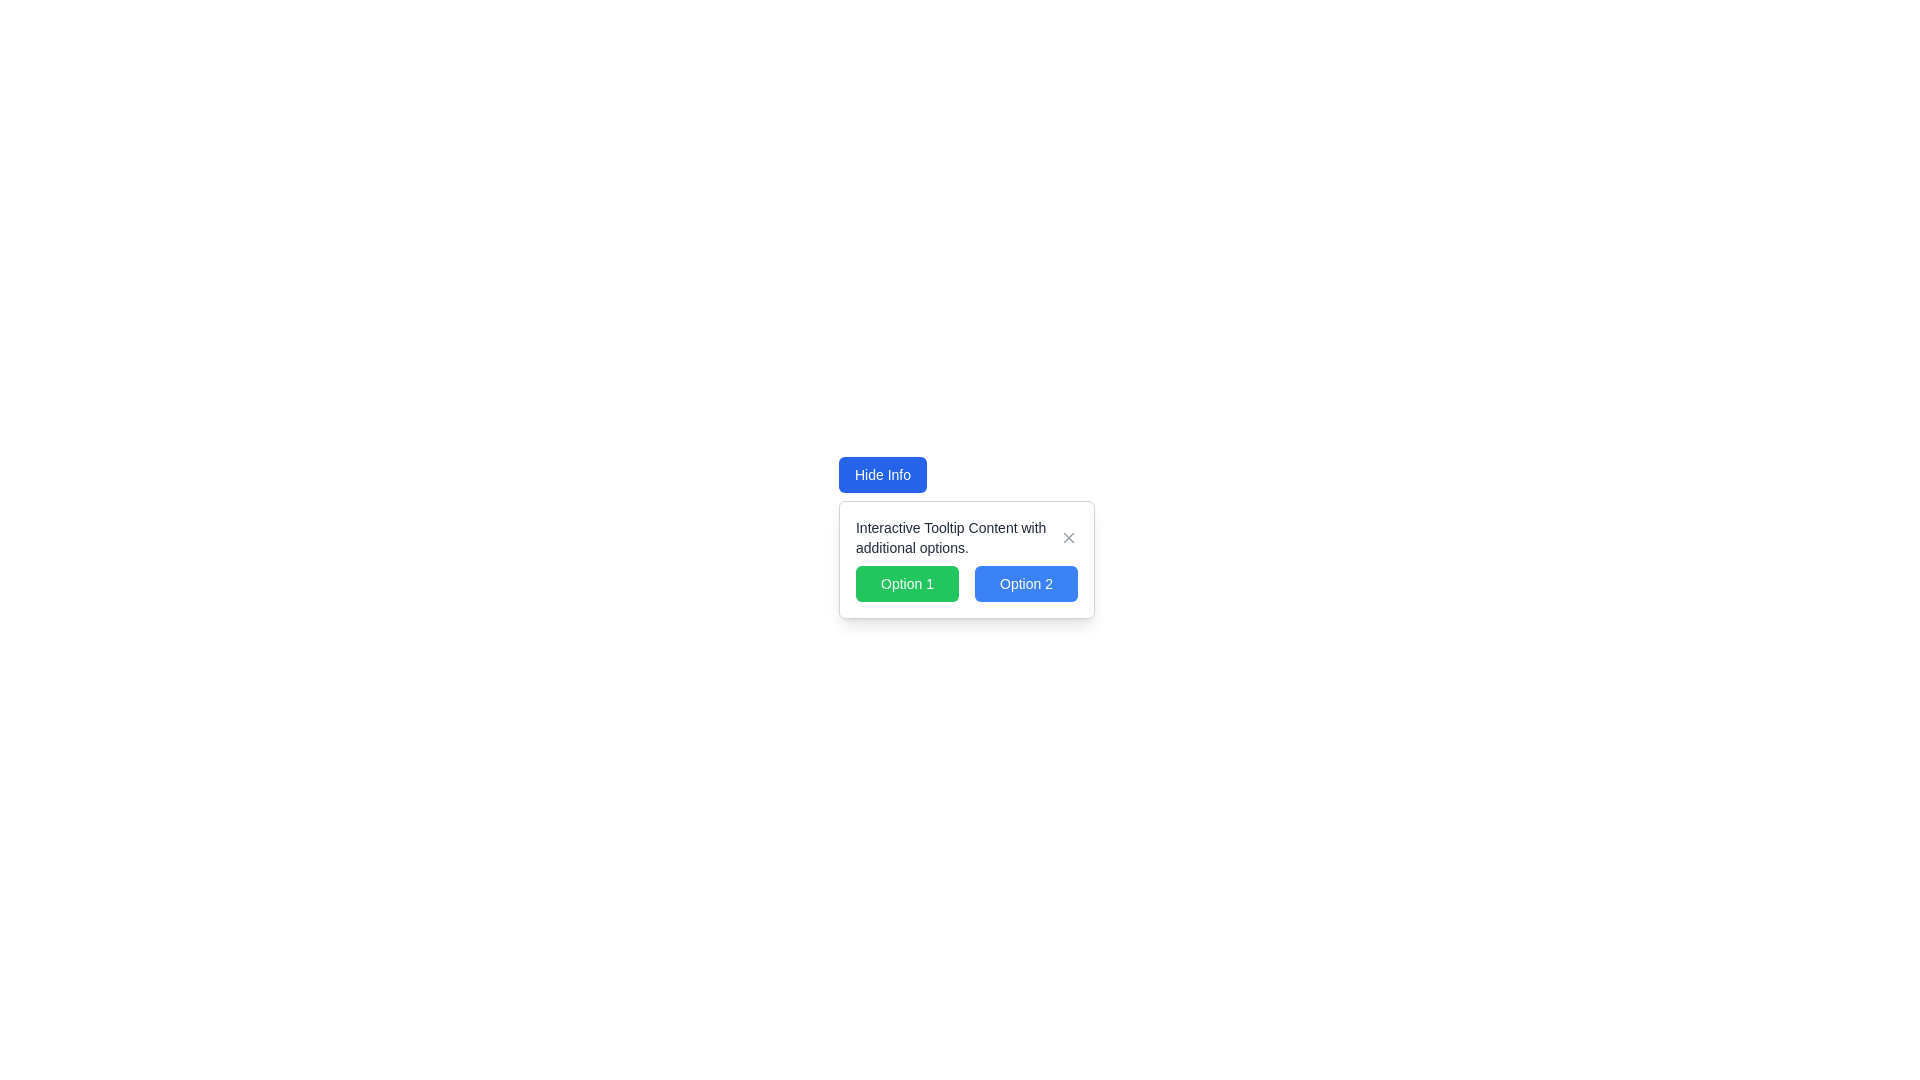 The width and height of the screenshot is (1920, 1080). Describe the element at coordinates (956, 536) in the screenshot. I see `the text label displaying 'Interactive Tooltip Content with additional options.' which is positioned to the left of a small interactive icon and above two buttons labeled 'Option 1' and 'Option 2'` at that location.